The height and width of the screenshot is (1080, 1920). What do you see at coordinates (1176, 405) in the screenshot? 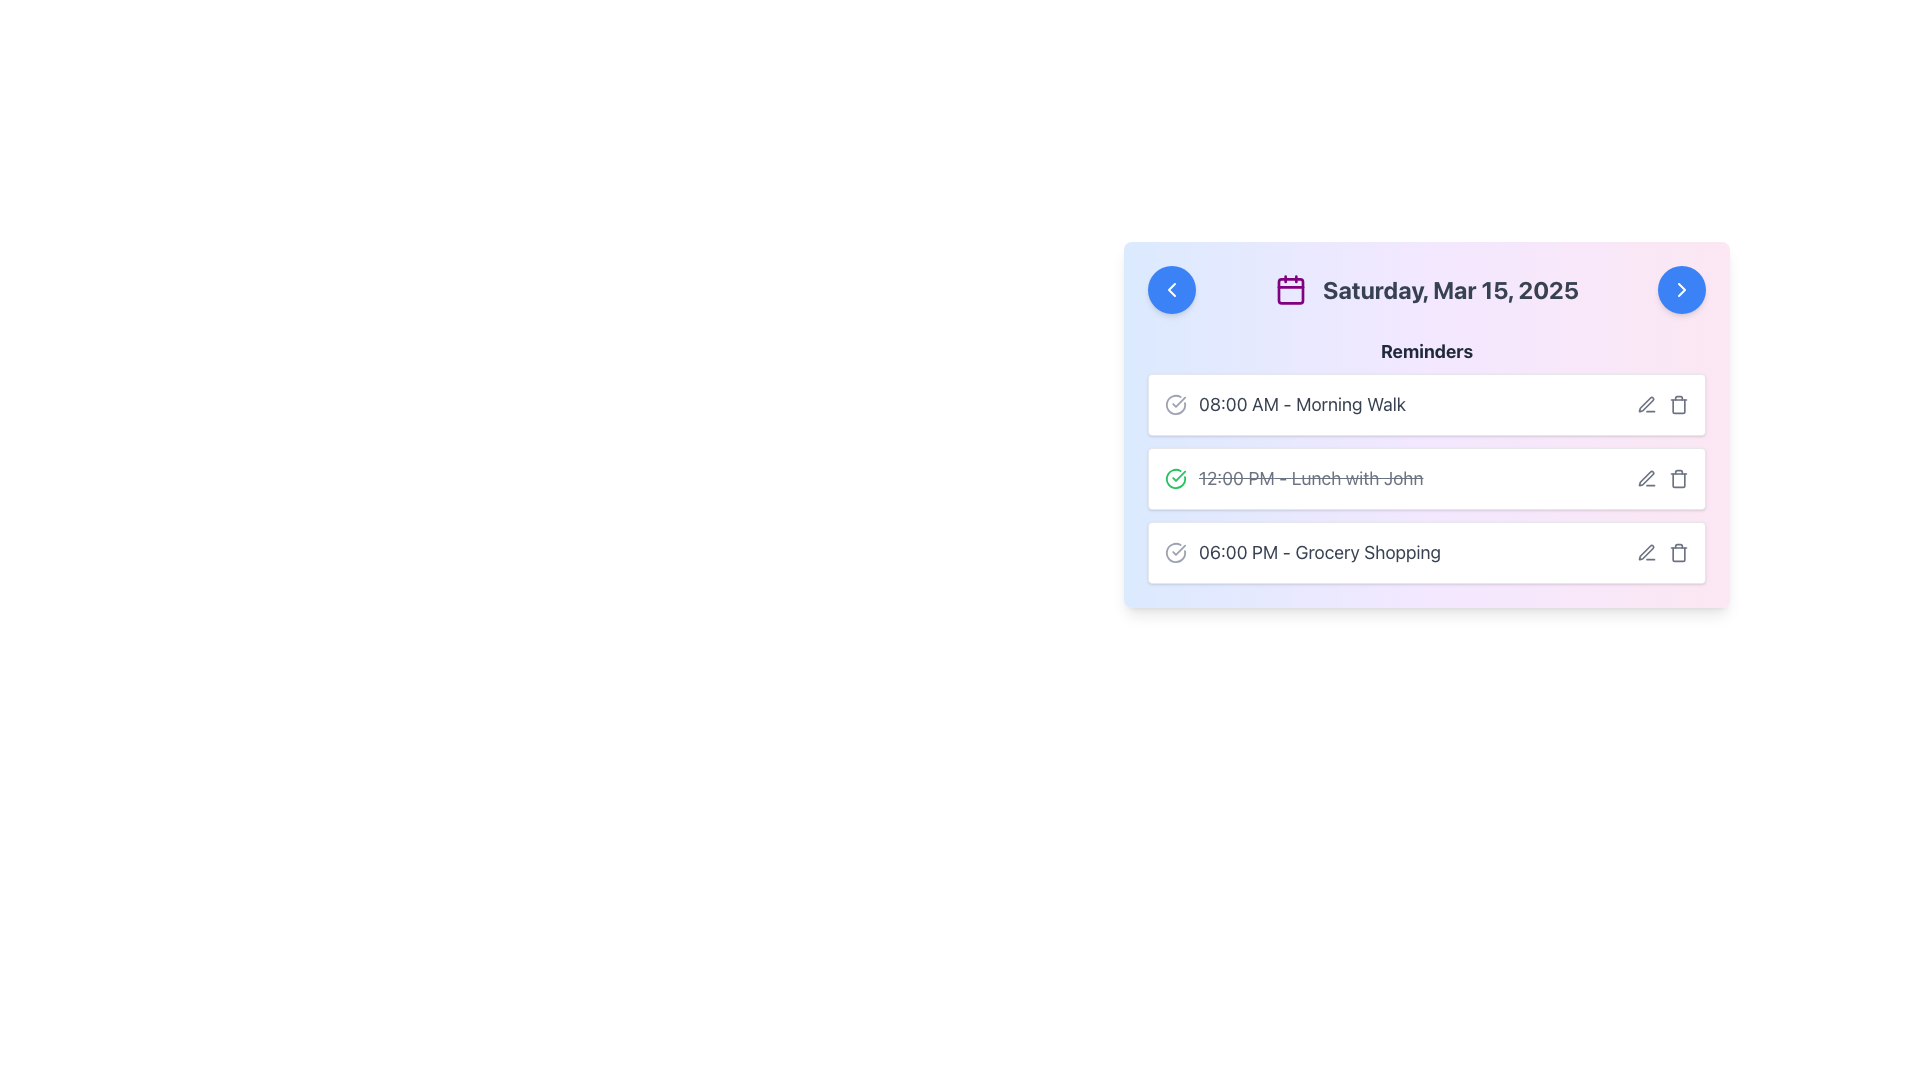
I see `the circular icon with a checkmark inside, styled in light gray, located next to the text '08:00 AM - Morning Walk'` at bounding box center [1176, 405].